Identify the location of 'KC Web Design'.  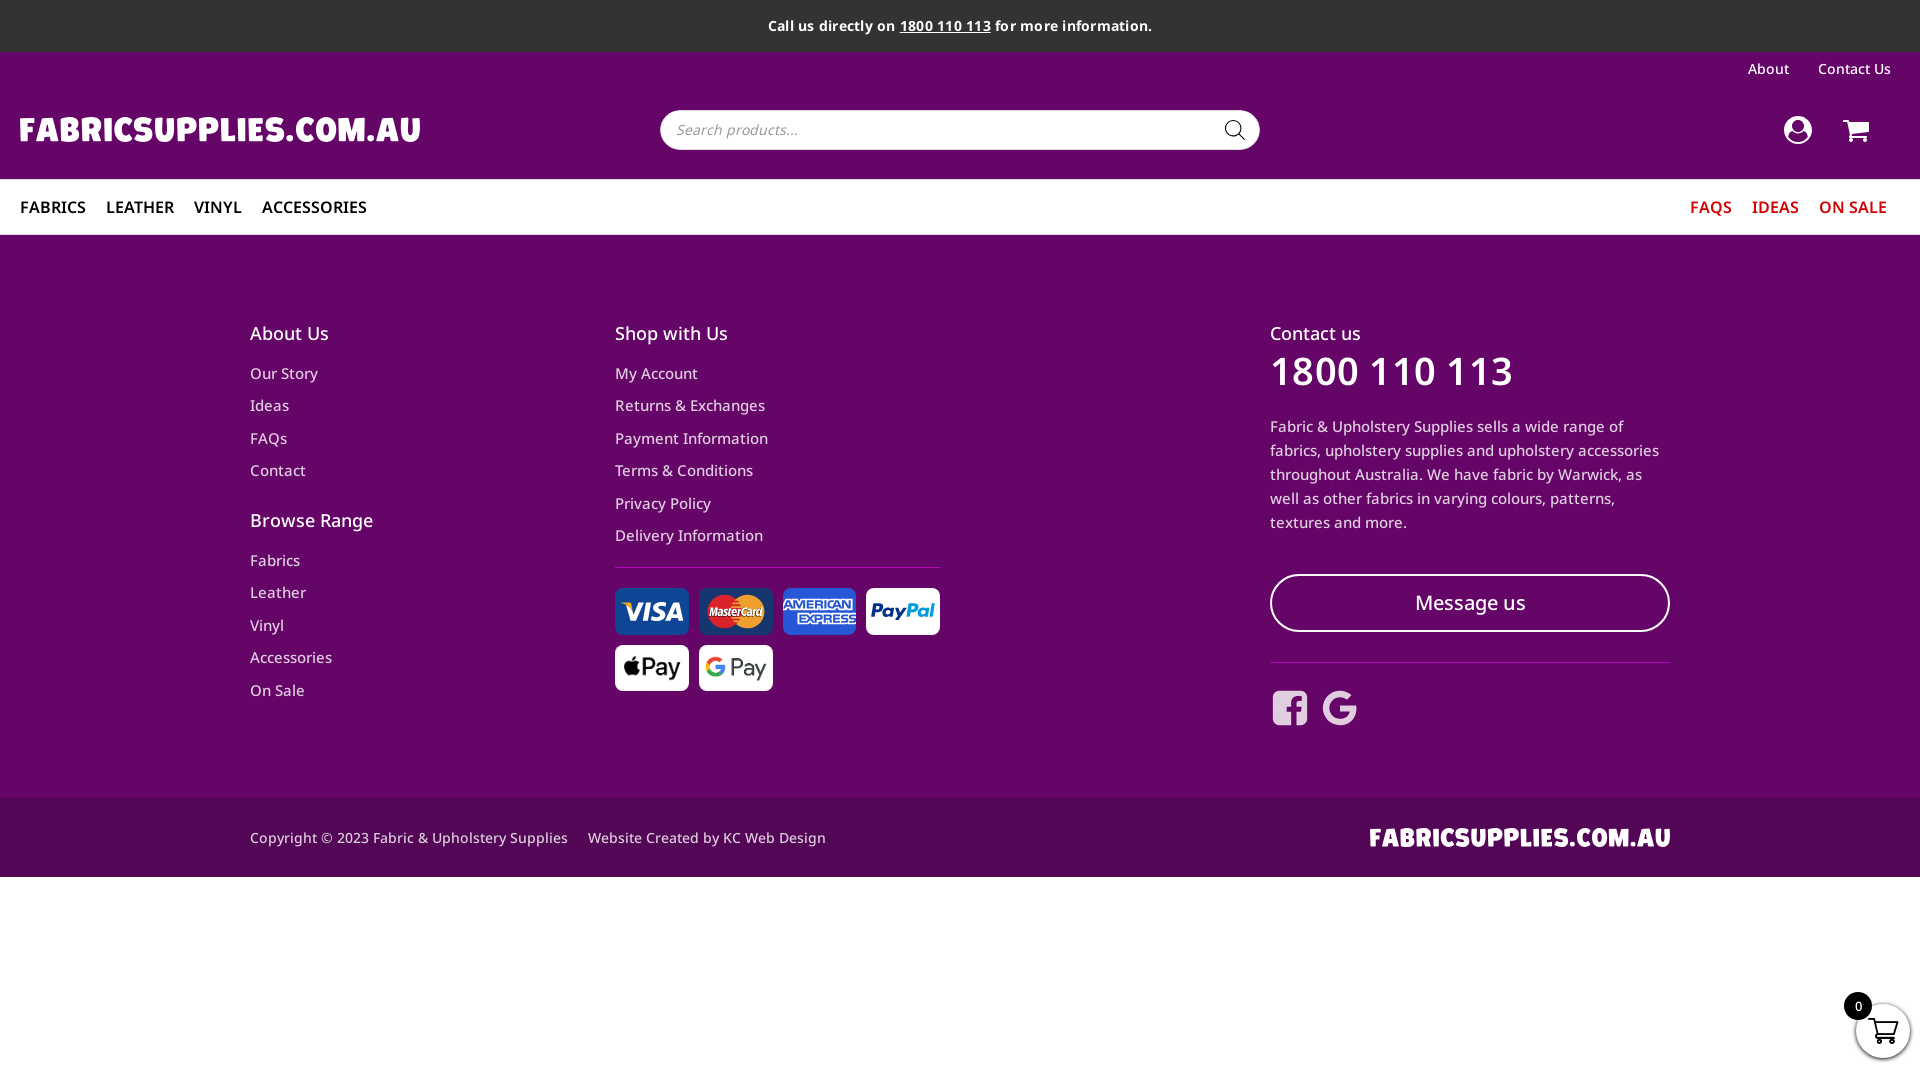
(773, 837).